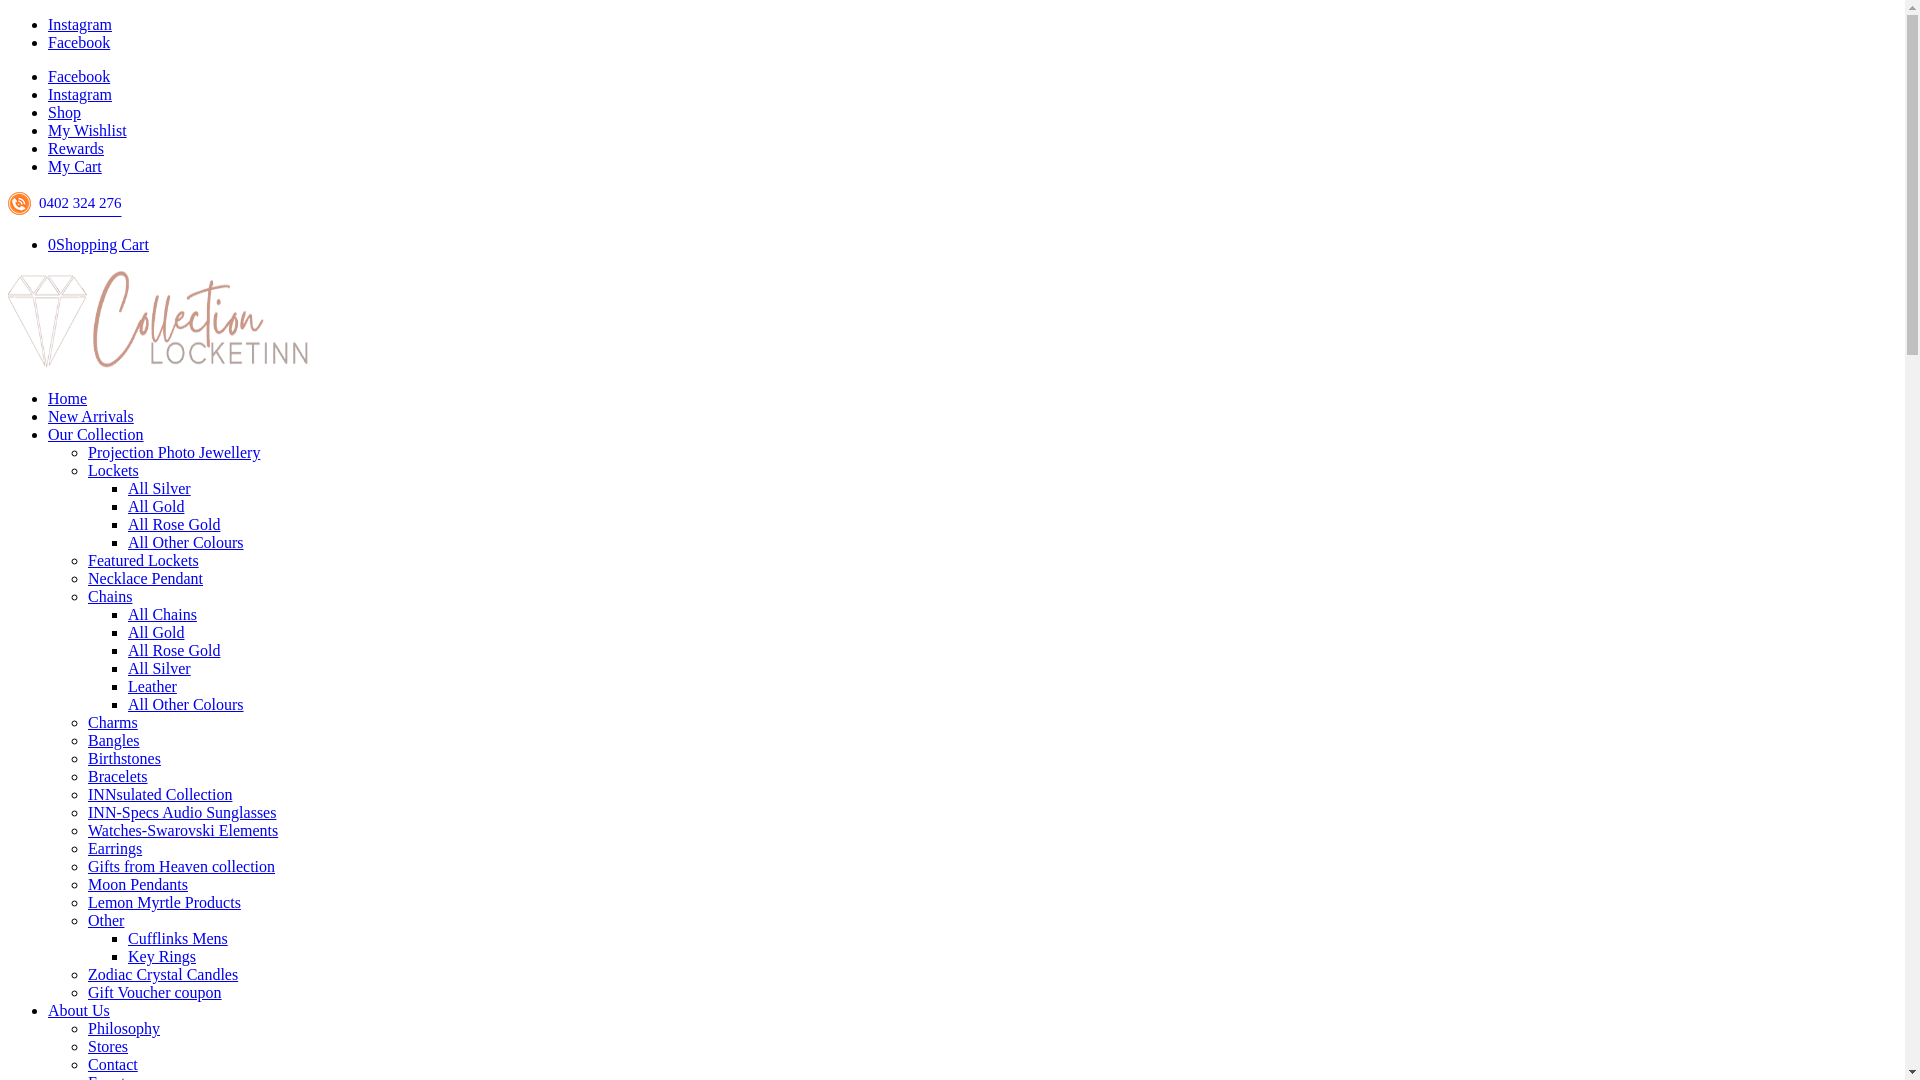 The height and width of the screenshot is (1080, 1920). Describe the element at coordinates (86, 130) in the screenshot. I see `'My Wishlist'` at that location.